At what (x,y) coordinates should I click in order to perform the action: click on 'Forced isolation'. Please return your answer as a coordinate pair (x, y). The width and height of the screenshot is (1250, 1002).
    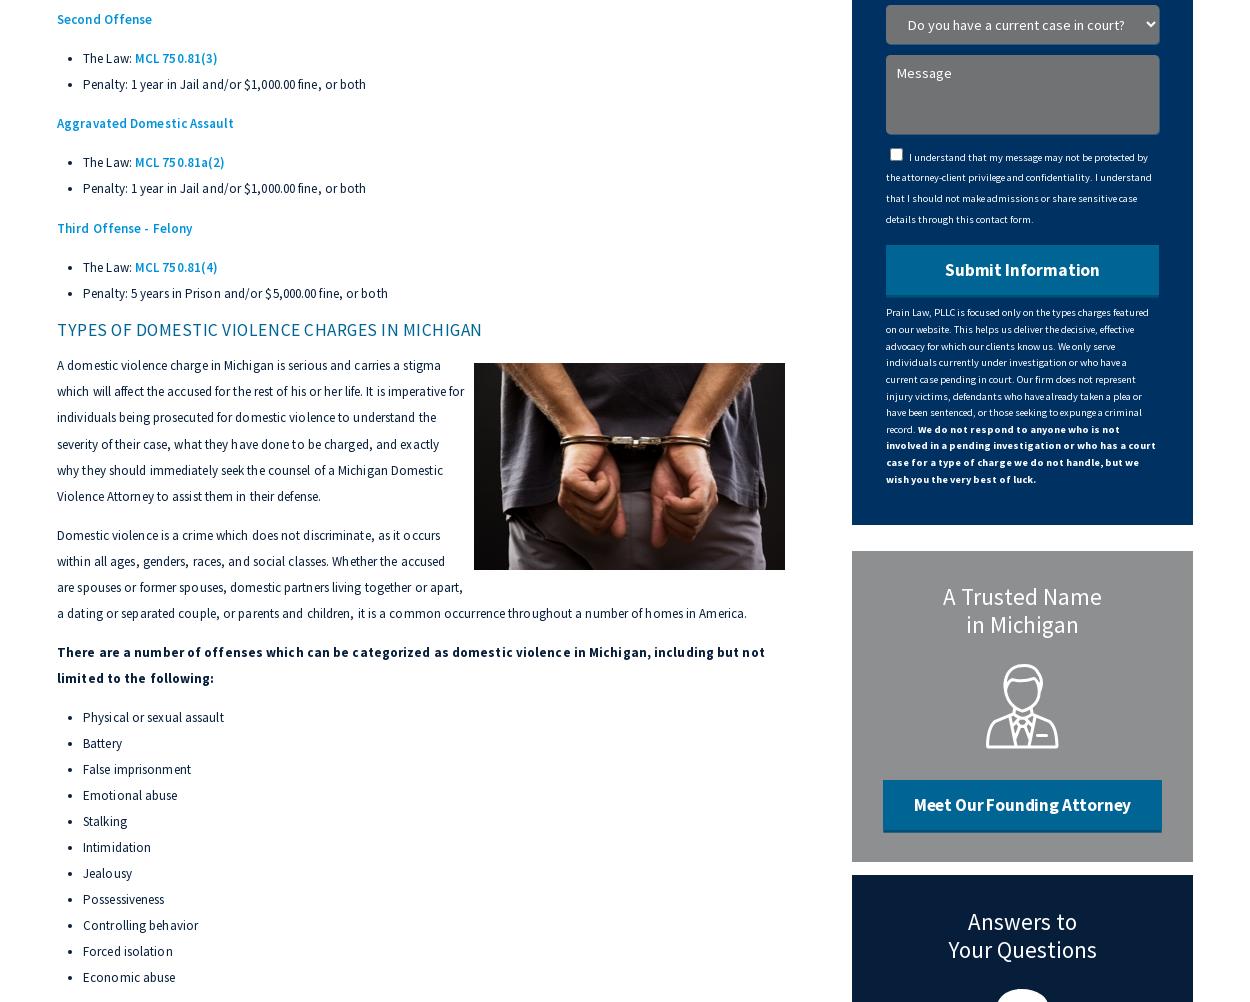
    Looking at the image, I should click on (127, 950).